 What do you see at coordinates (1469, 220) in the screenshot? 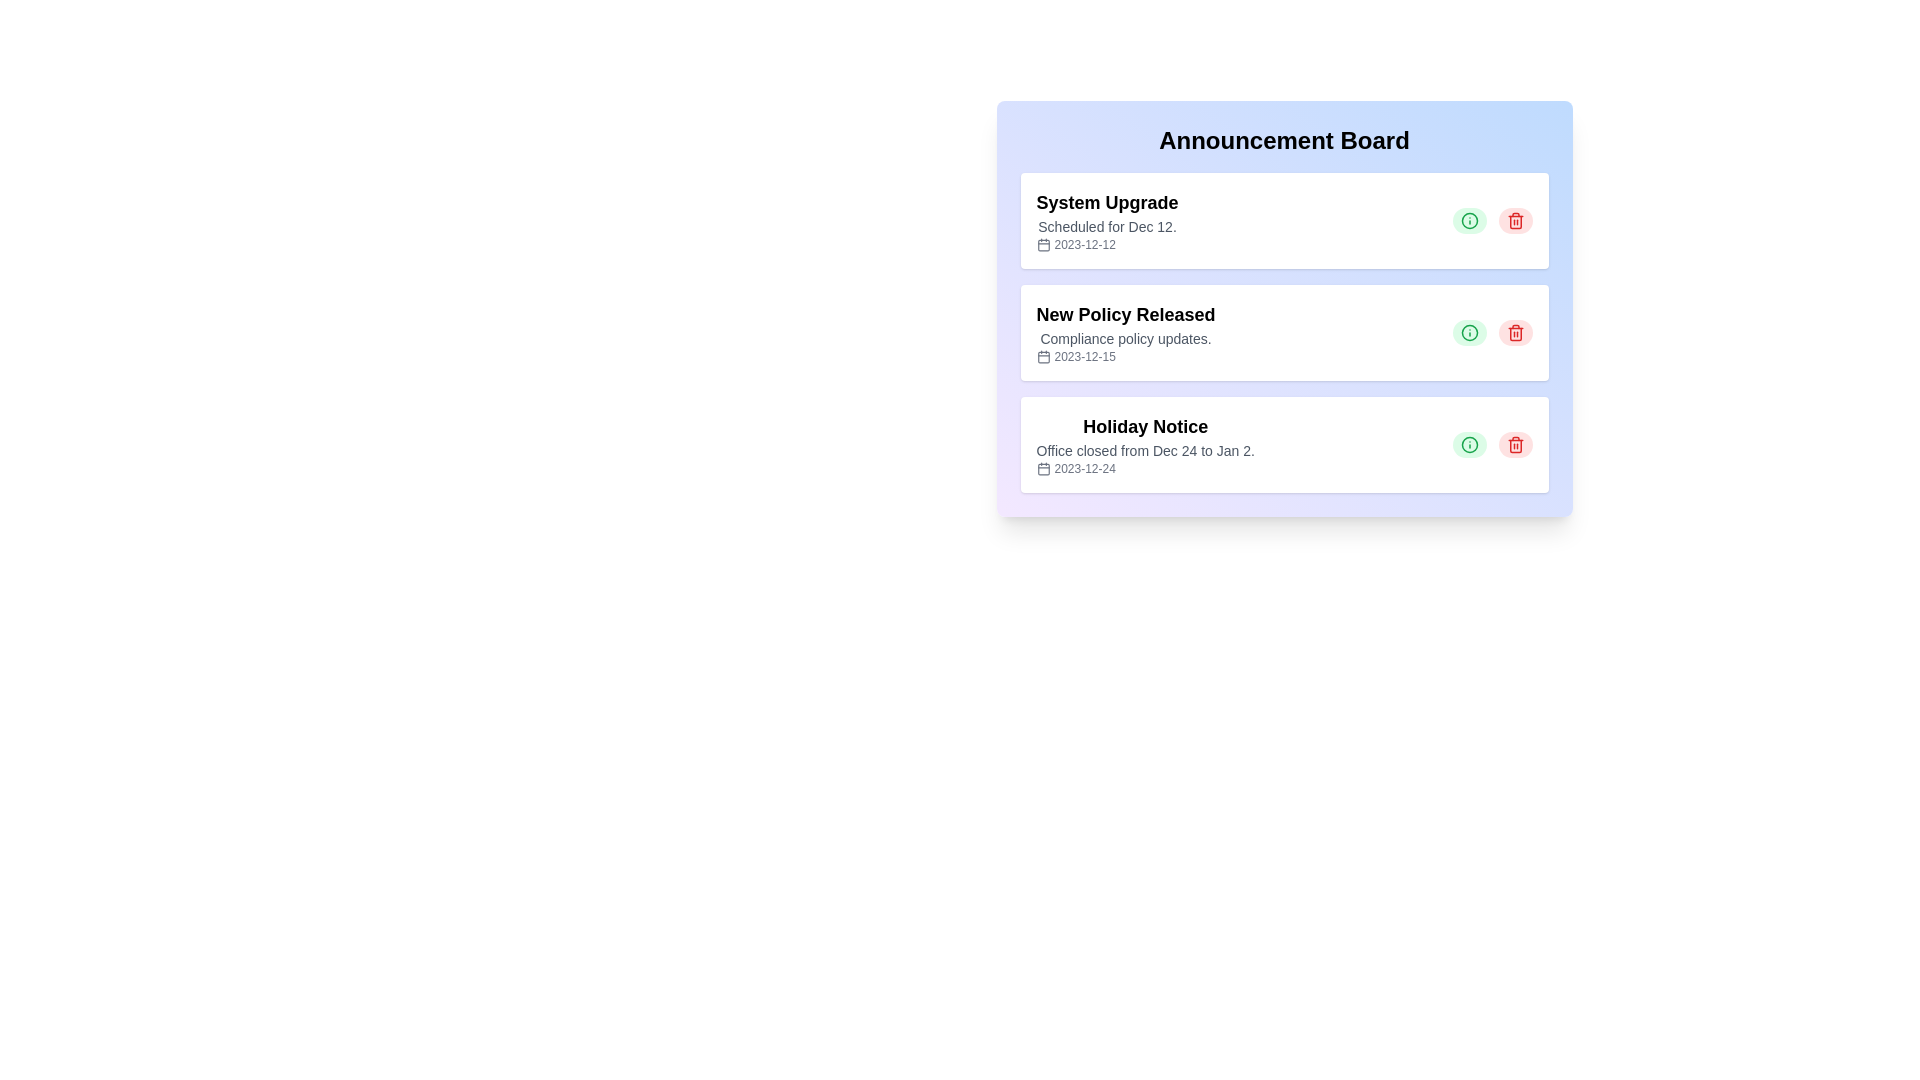
I see `the detail button for the announcement titled 'System Upgrade'` at bounding box center [1469, 220].